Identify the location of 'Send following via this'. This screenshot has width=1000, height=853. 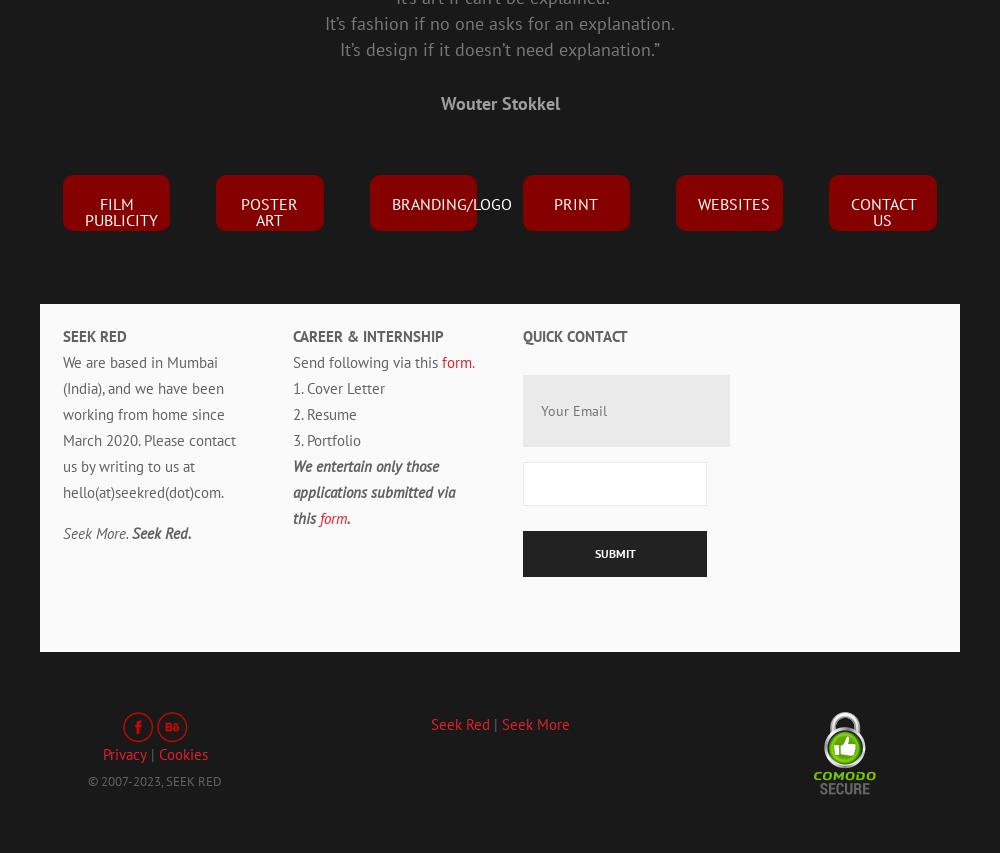
(366, 362).